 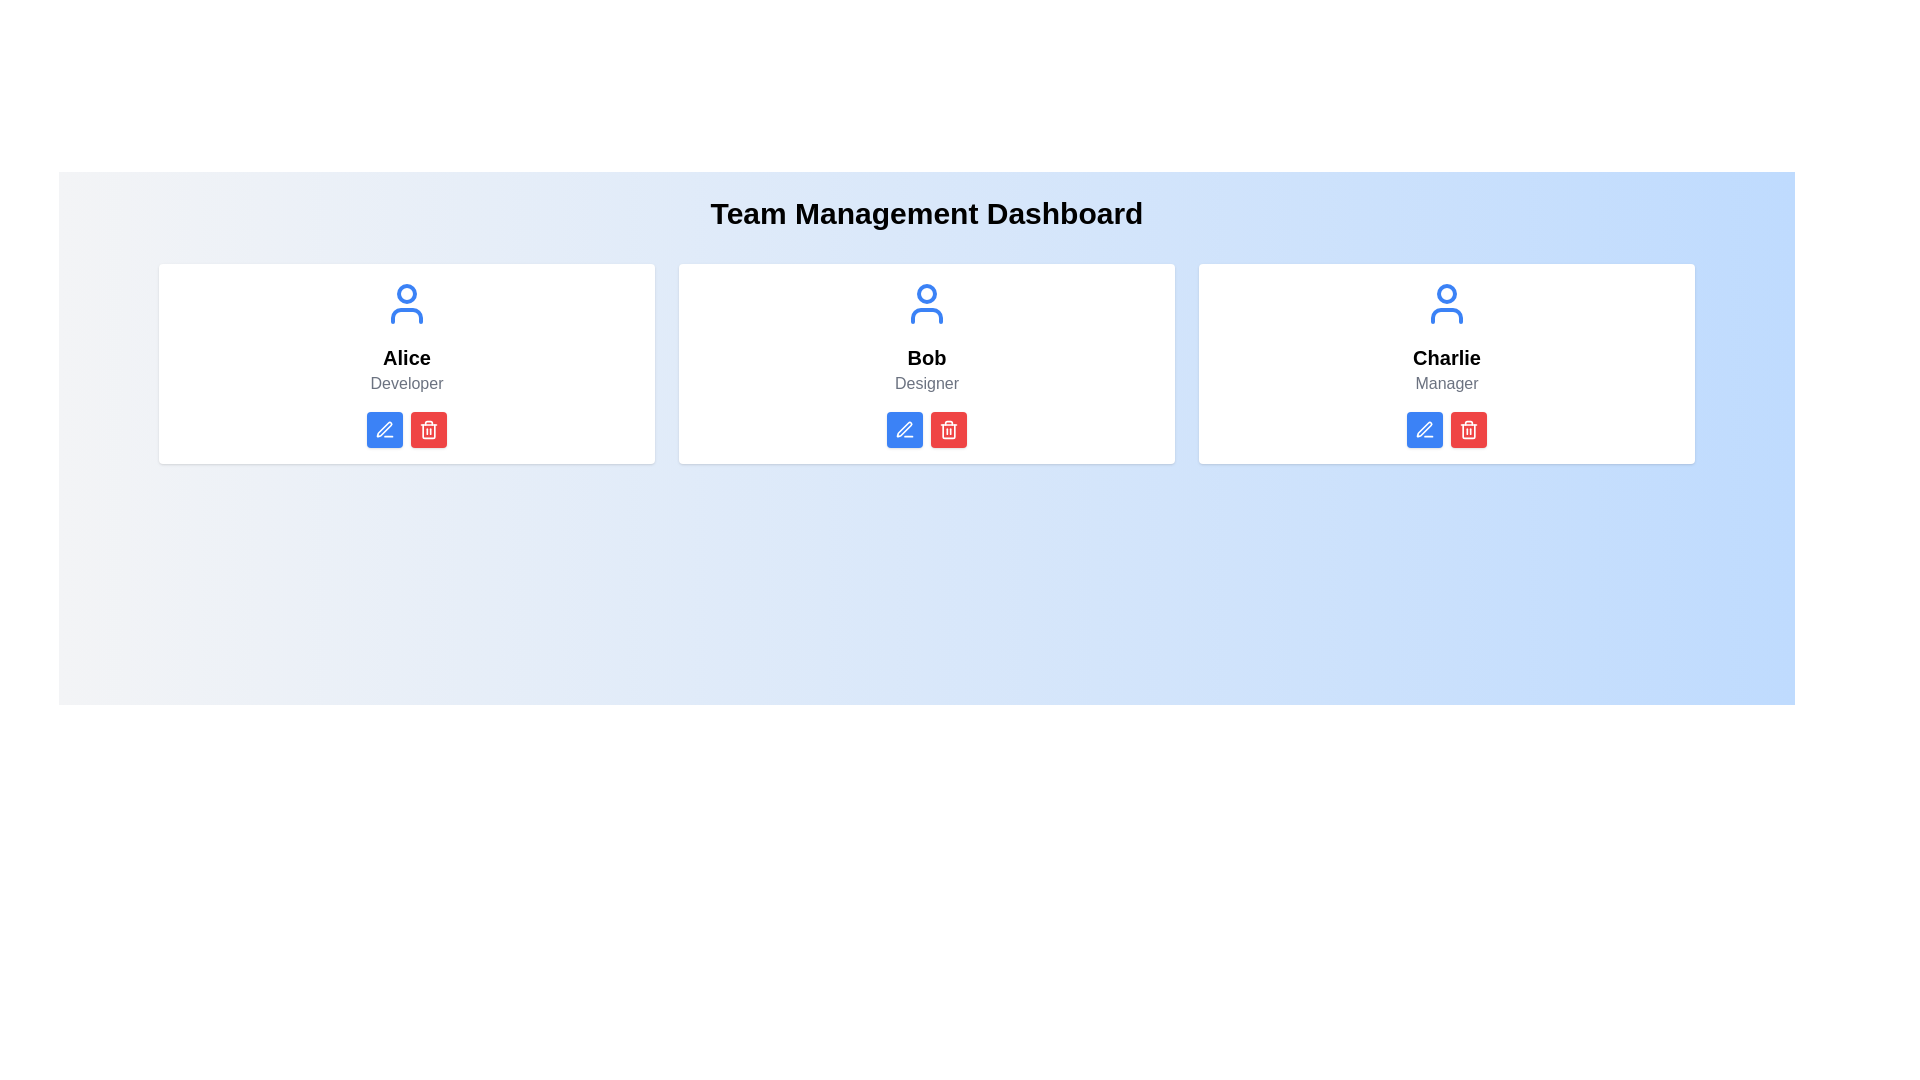 What do you see at coordinates (384, 428) in the screenshot?
I see `the first button in the control panel below the 'Alice, Developer' card` at bounding box center [384, 428].